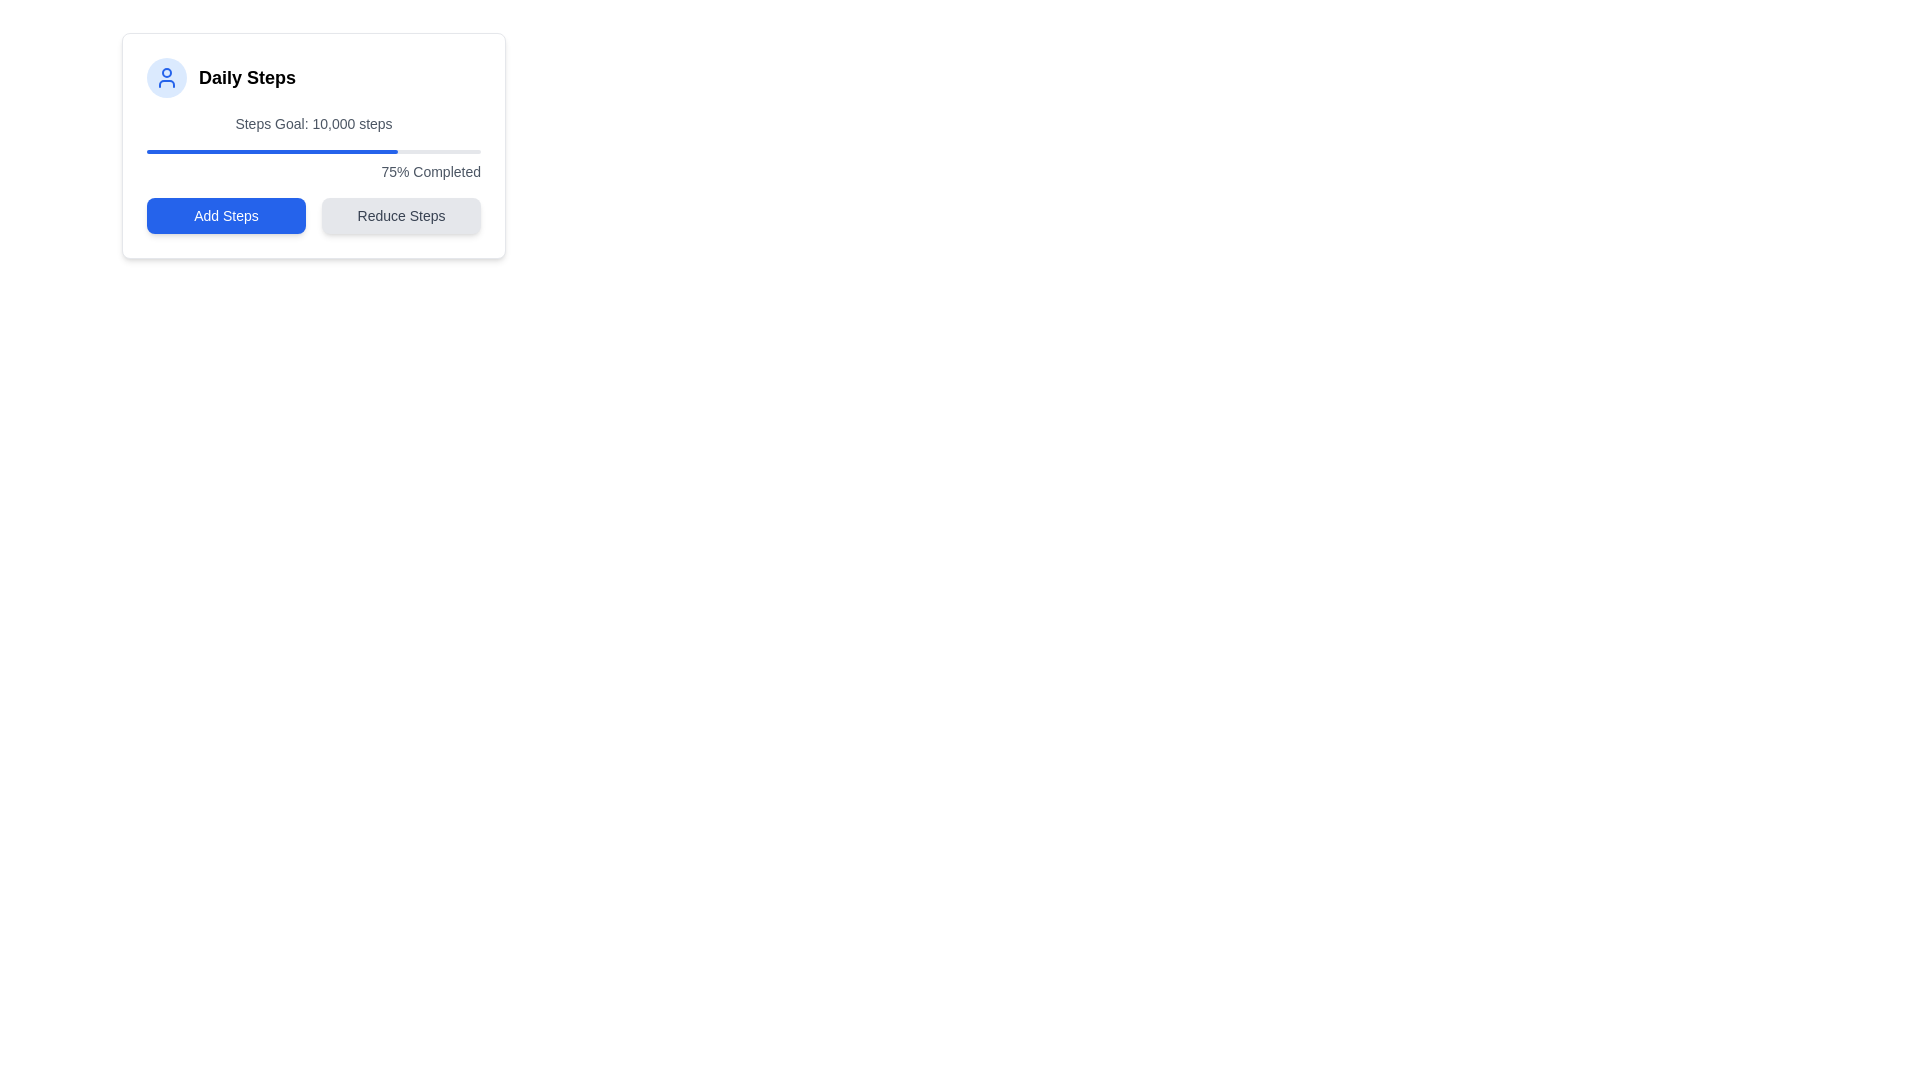 This screenshot has height=1080, width=1920. Describe the element at coordinates (271, 150) in the screenshot. I see `the Progress Indicator that visualizes 75% completion of the steps goal, positioned below the 'Steps Goal: 10,000 steps' label and above the 'Add Steps' and 'Reduce Steps' buttons` at that location.